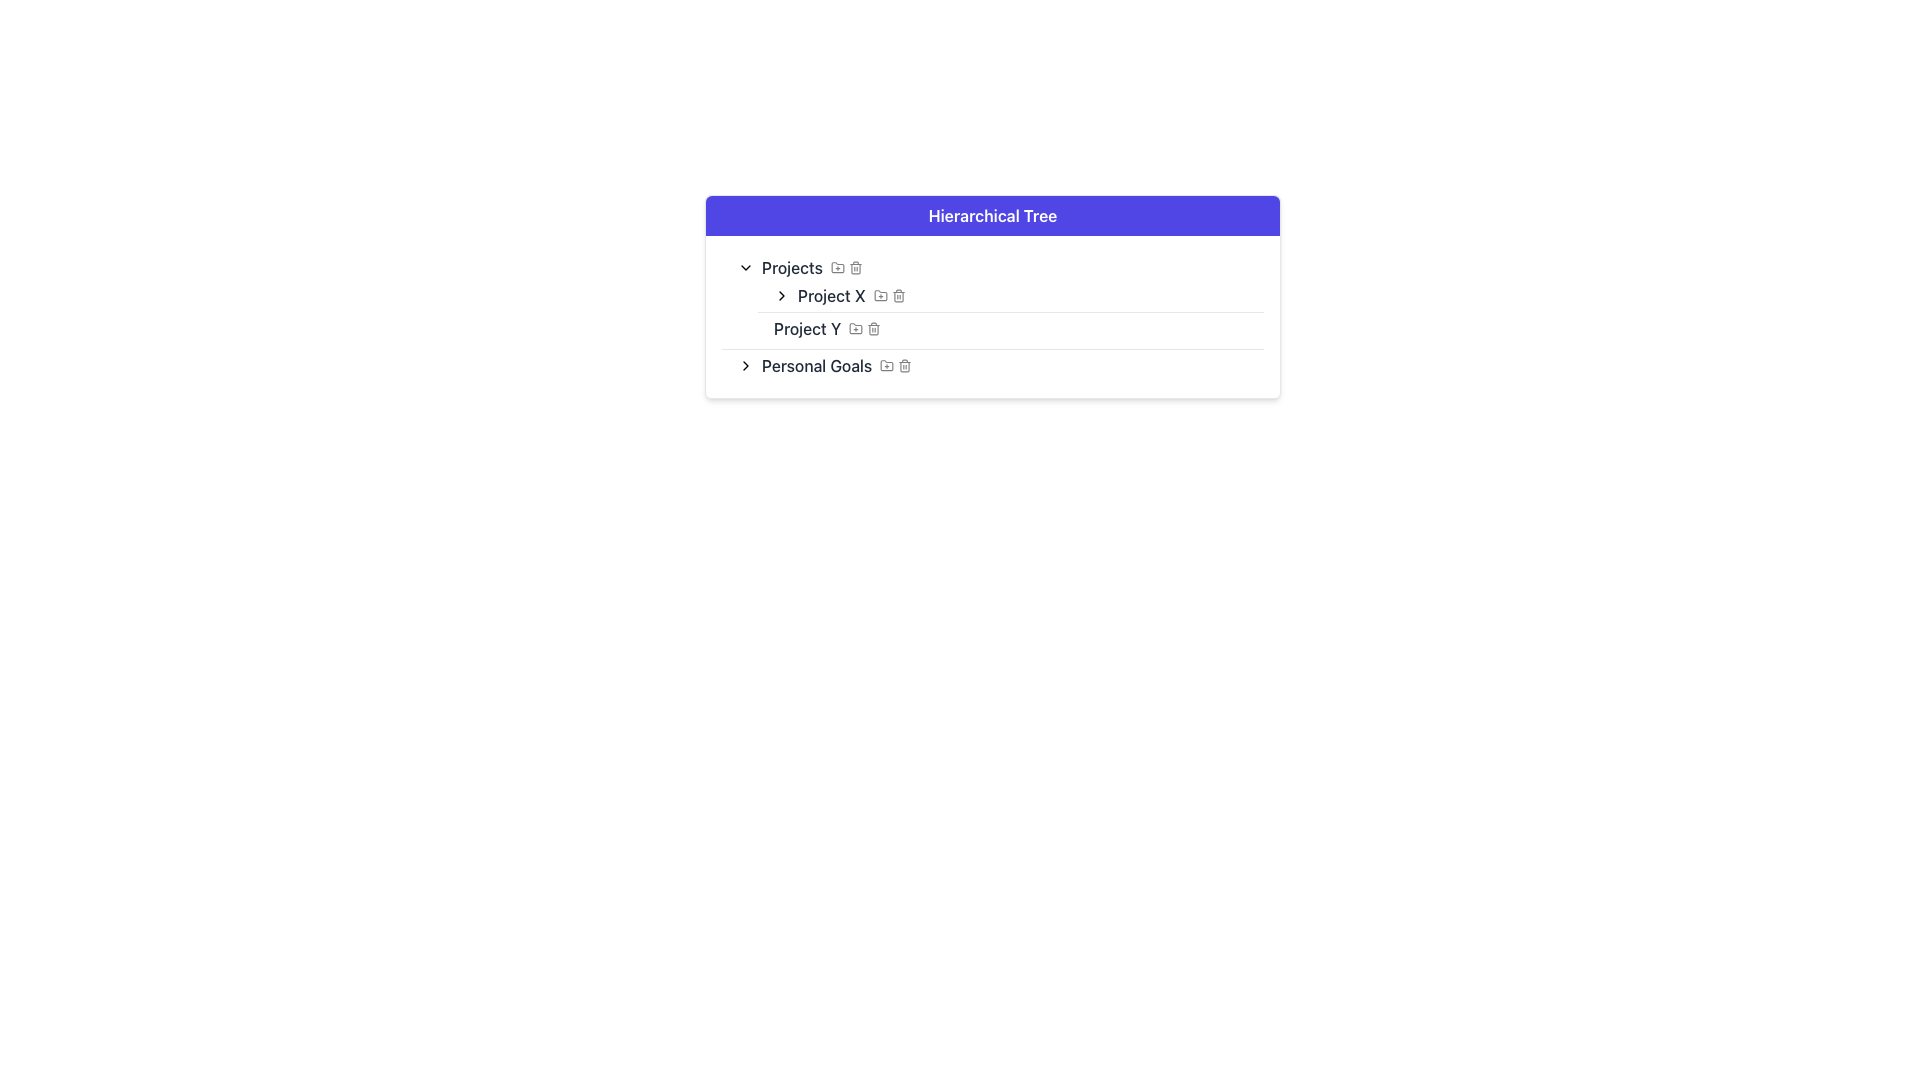  Describe the element at coordinates (781, 296) in the screenshot. I see `the toggle button at the beginning of the row for 'Project X'` at that location.